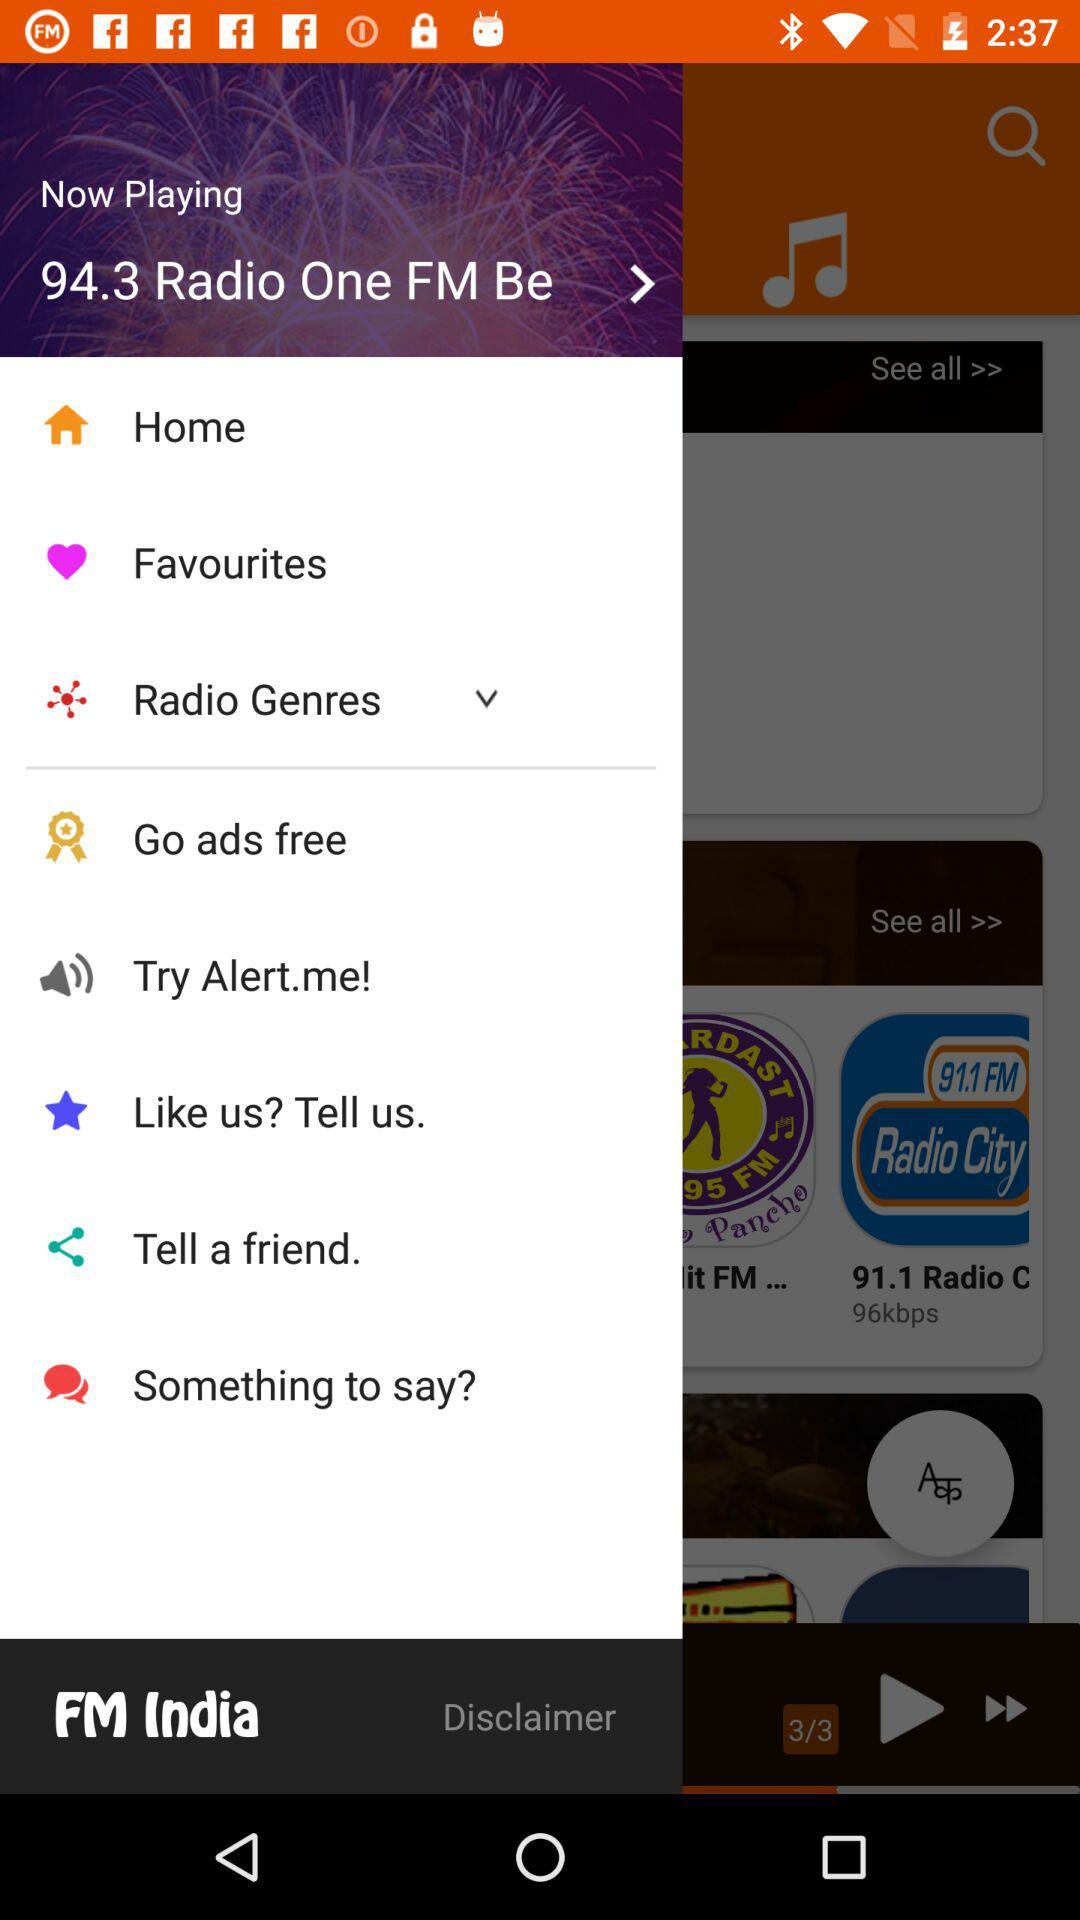 Image resolution: width=1080 pixels, height=1920 pixels. I want to click on the star icon, so click(940, 1483).